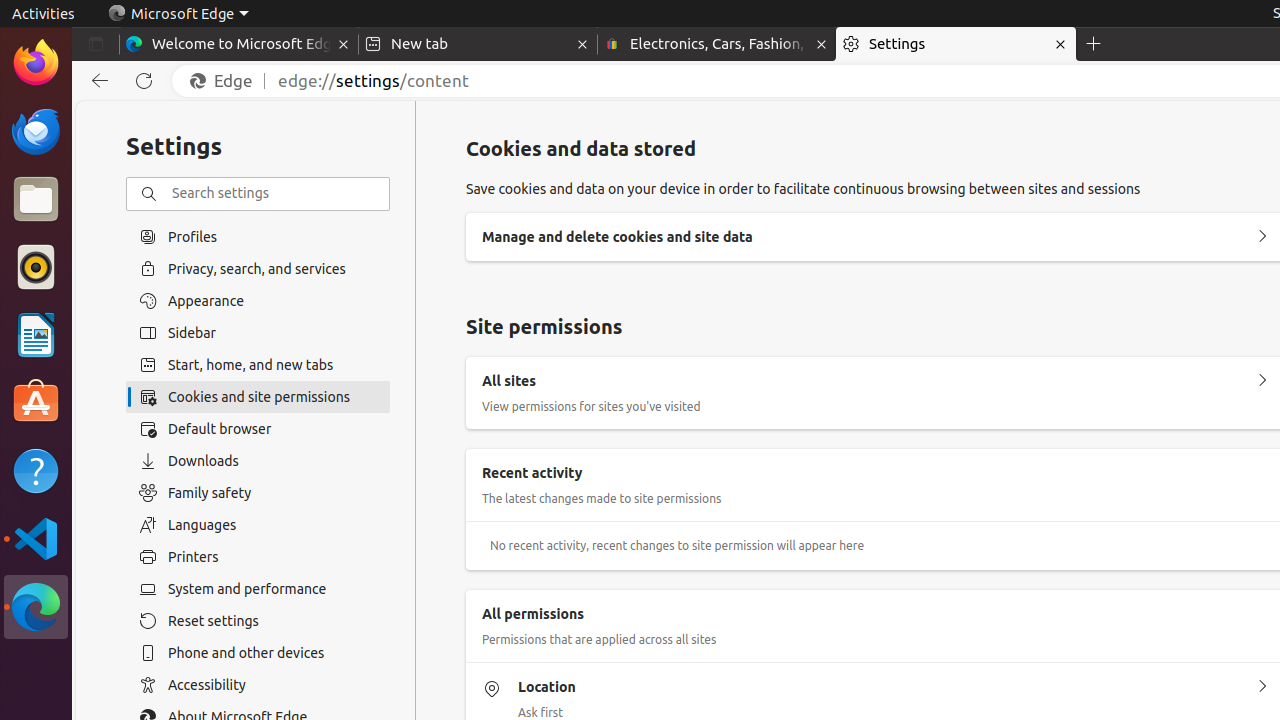 The image size is (1280, 720). What do you see at coordinates (257, 684) in the screenshot?
I see `'Accessibility'` at bounding box center [257, 684].